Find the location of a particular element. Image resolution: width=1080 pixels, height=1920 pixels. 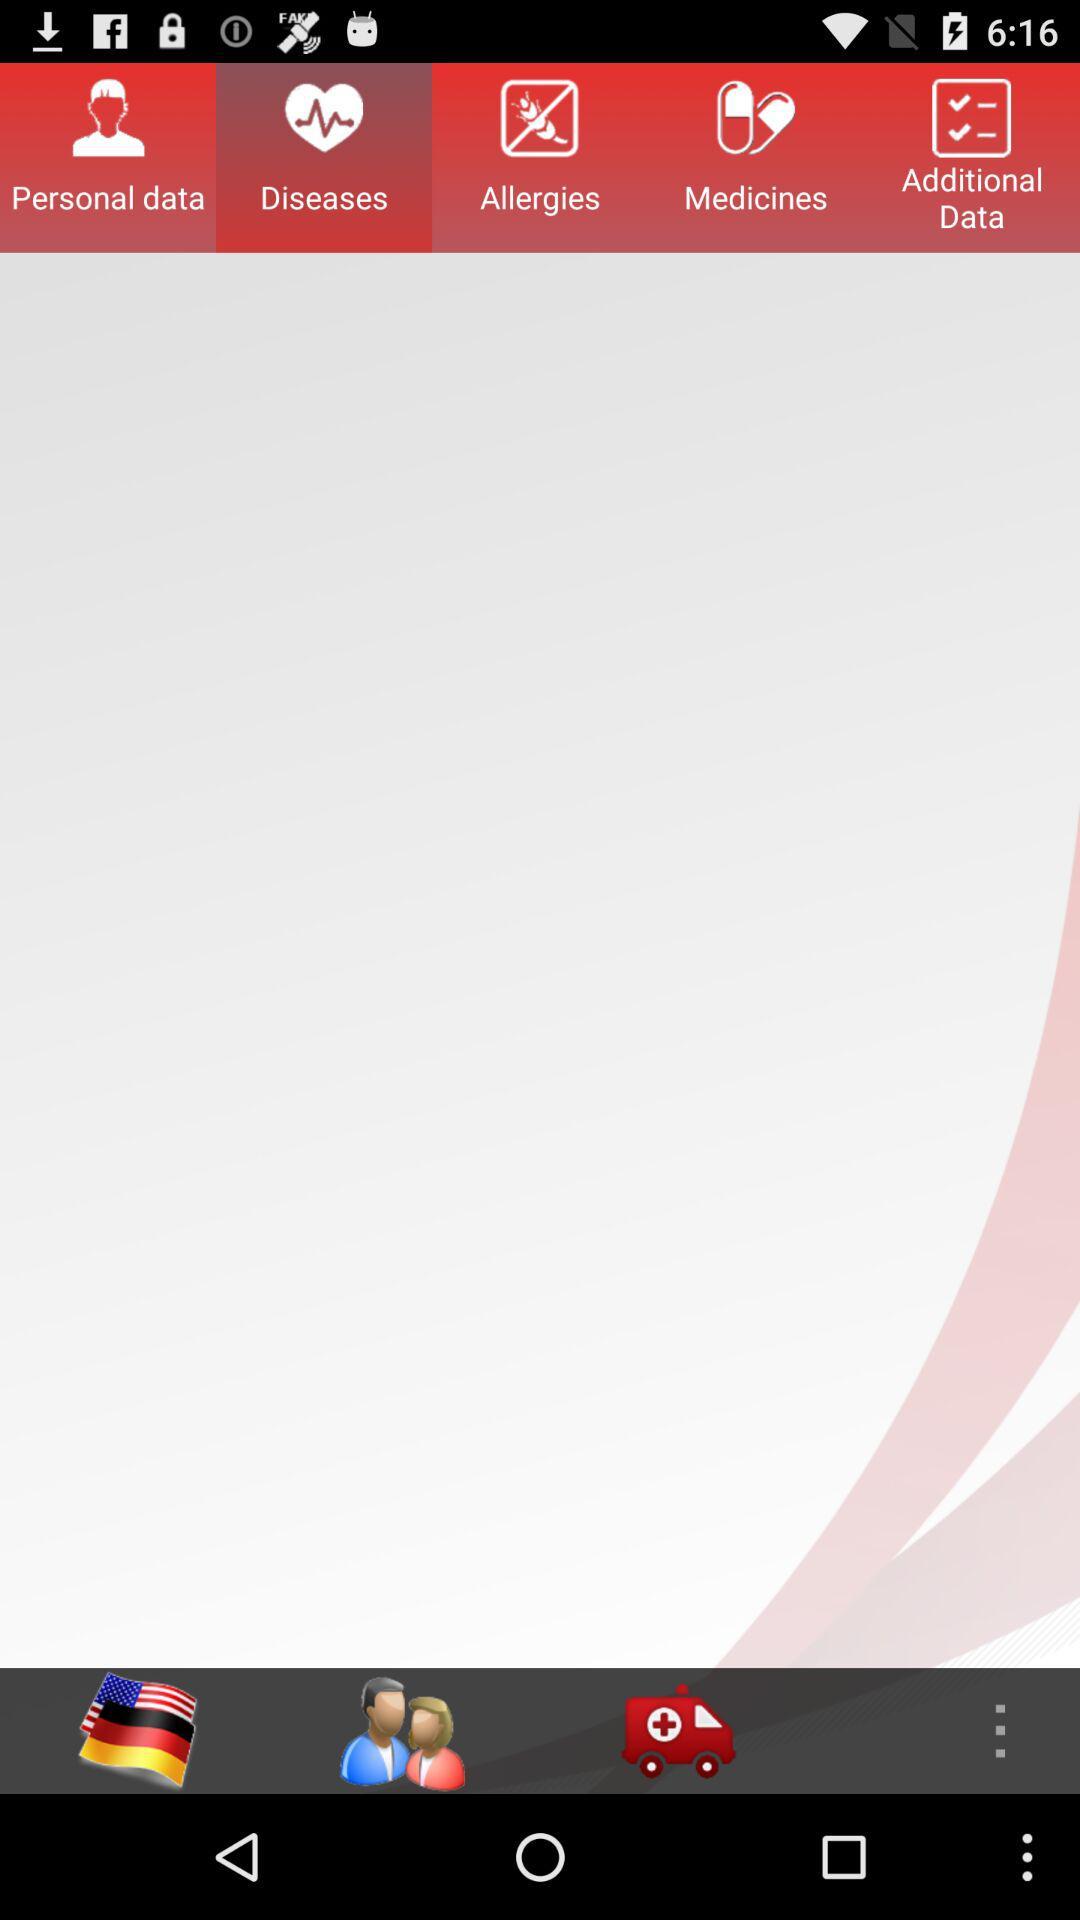

the allergies icon is located at coordinates (540, 156).